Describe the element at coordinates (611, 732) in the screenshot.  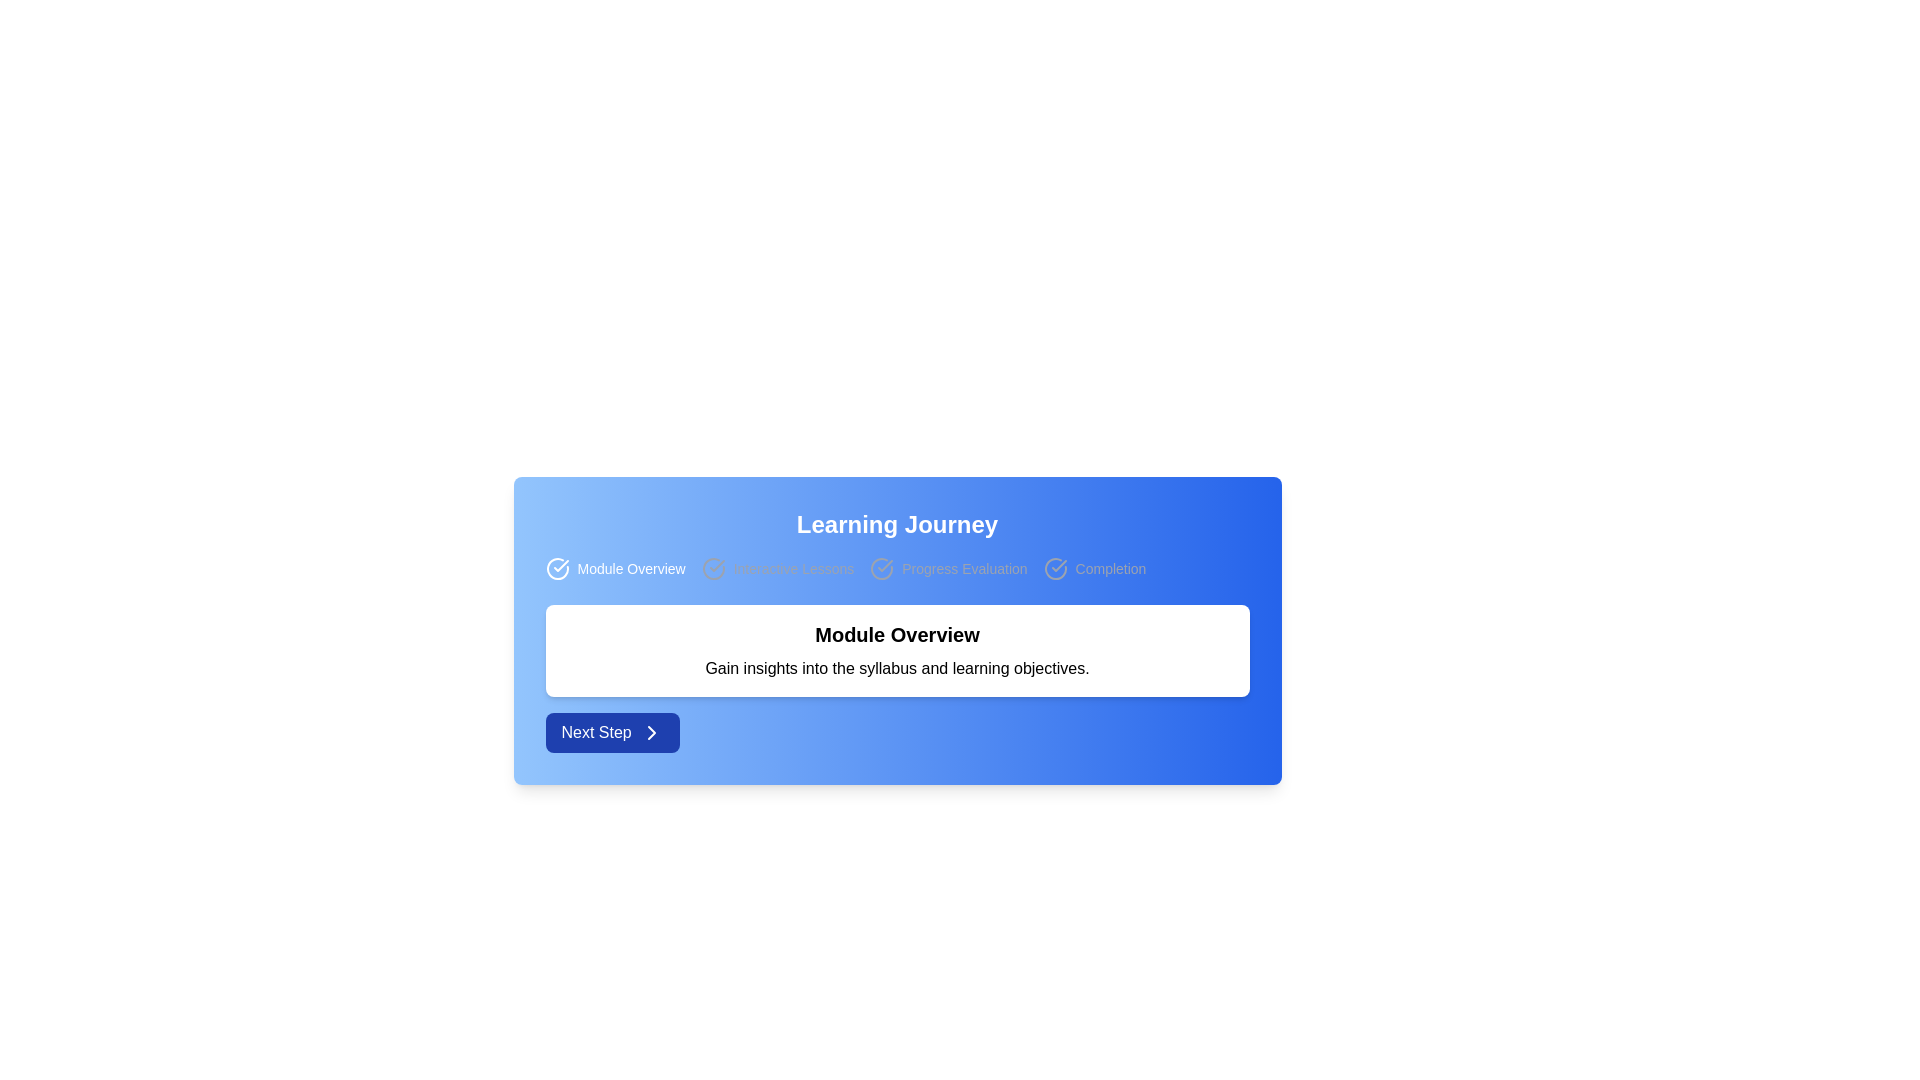
I see `the blue rectangular button labeled 'Next Step' with white text and a rightward pointing arrow icon to proceed` at that location.